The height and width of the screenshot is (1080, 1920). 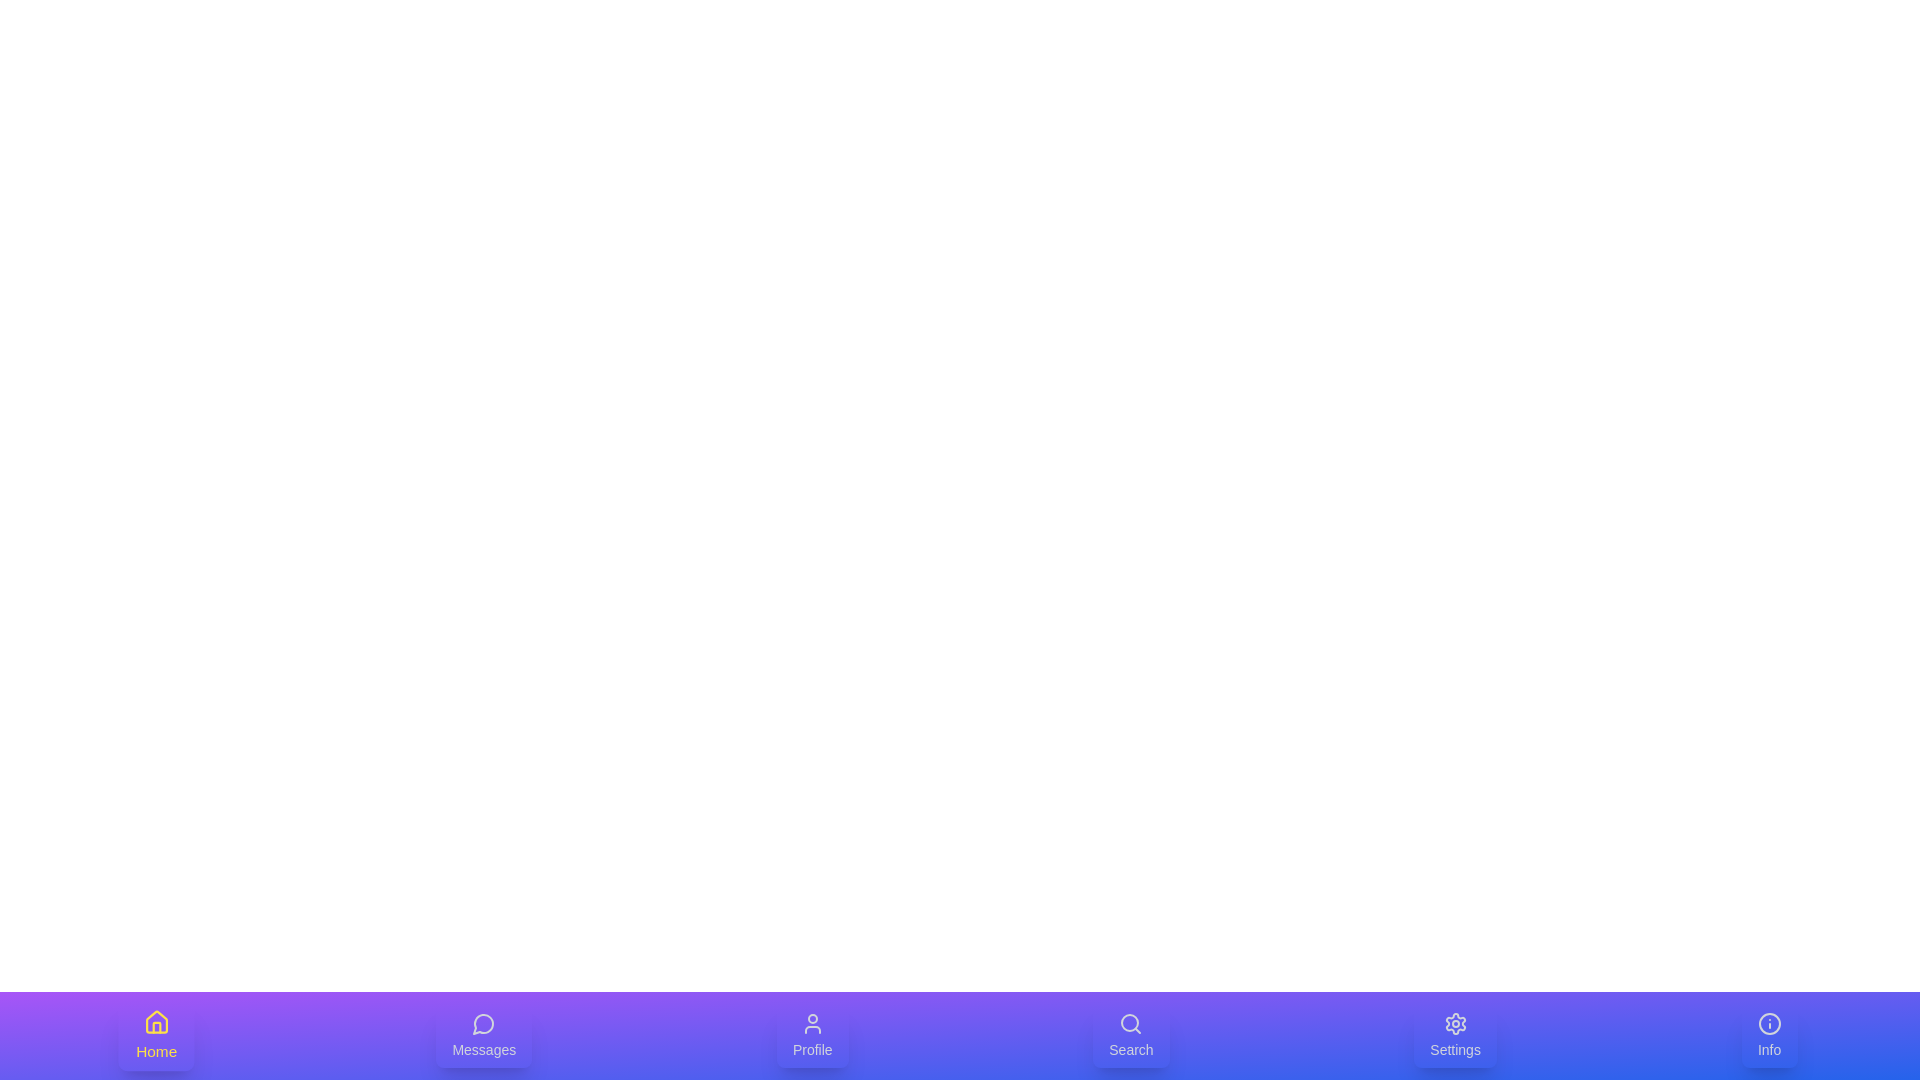 What do you see at coordinates (1770, 1035) in the screenshot?
I see `the Info tab to select it` at bounding box center [1770, 1035].